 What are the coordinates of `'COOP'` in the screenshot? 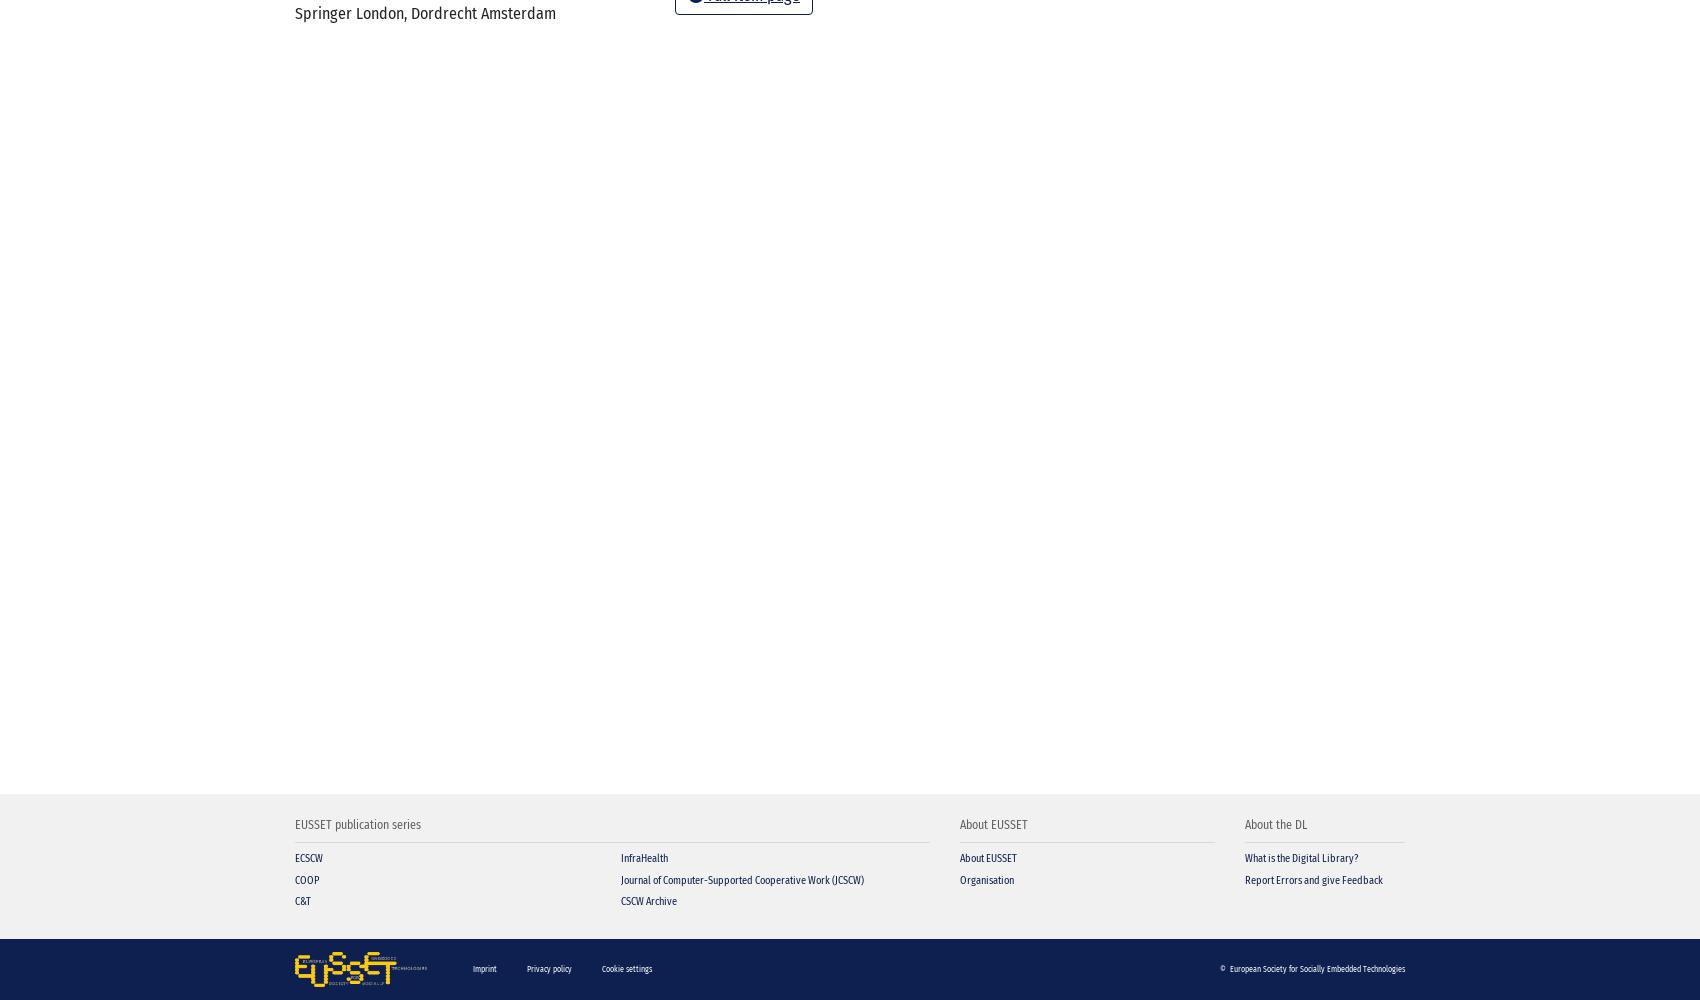 It's located at (307, 879).